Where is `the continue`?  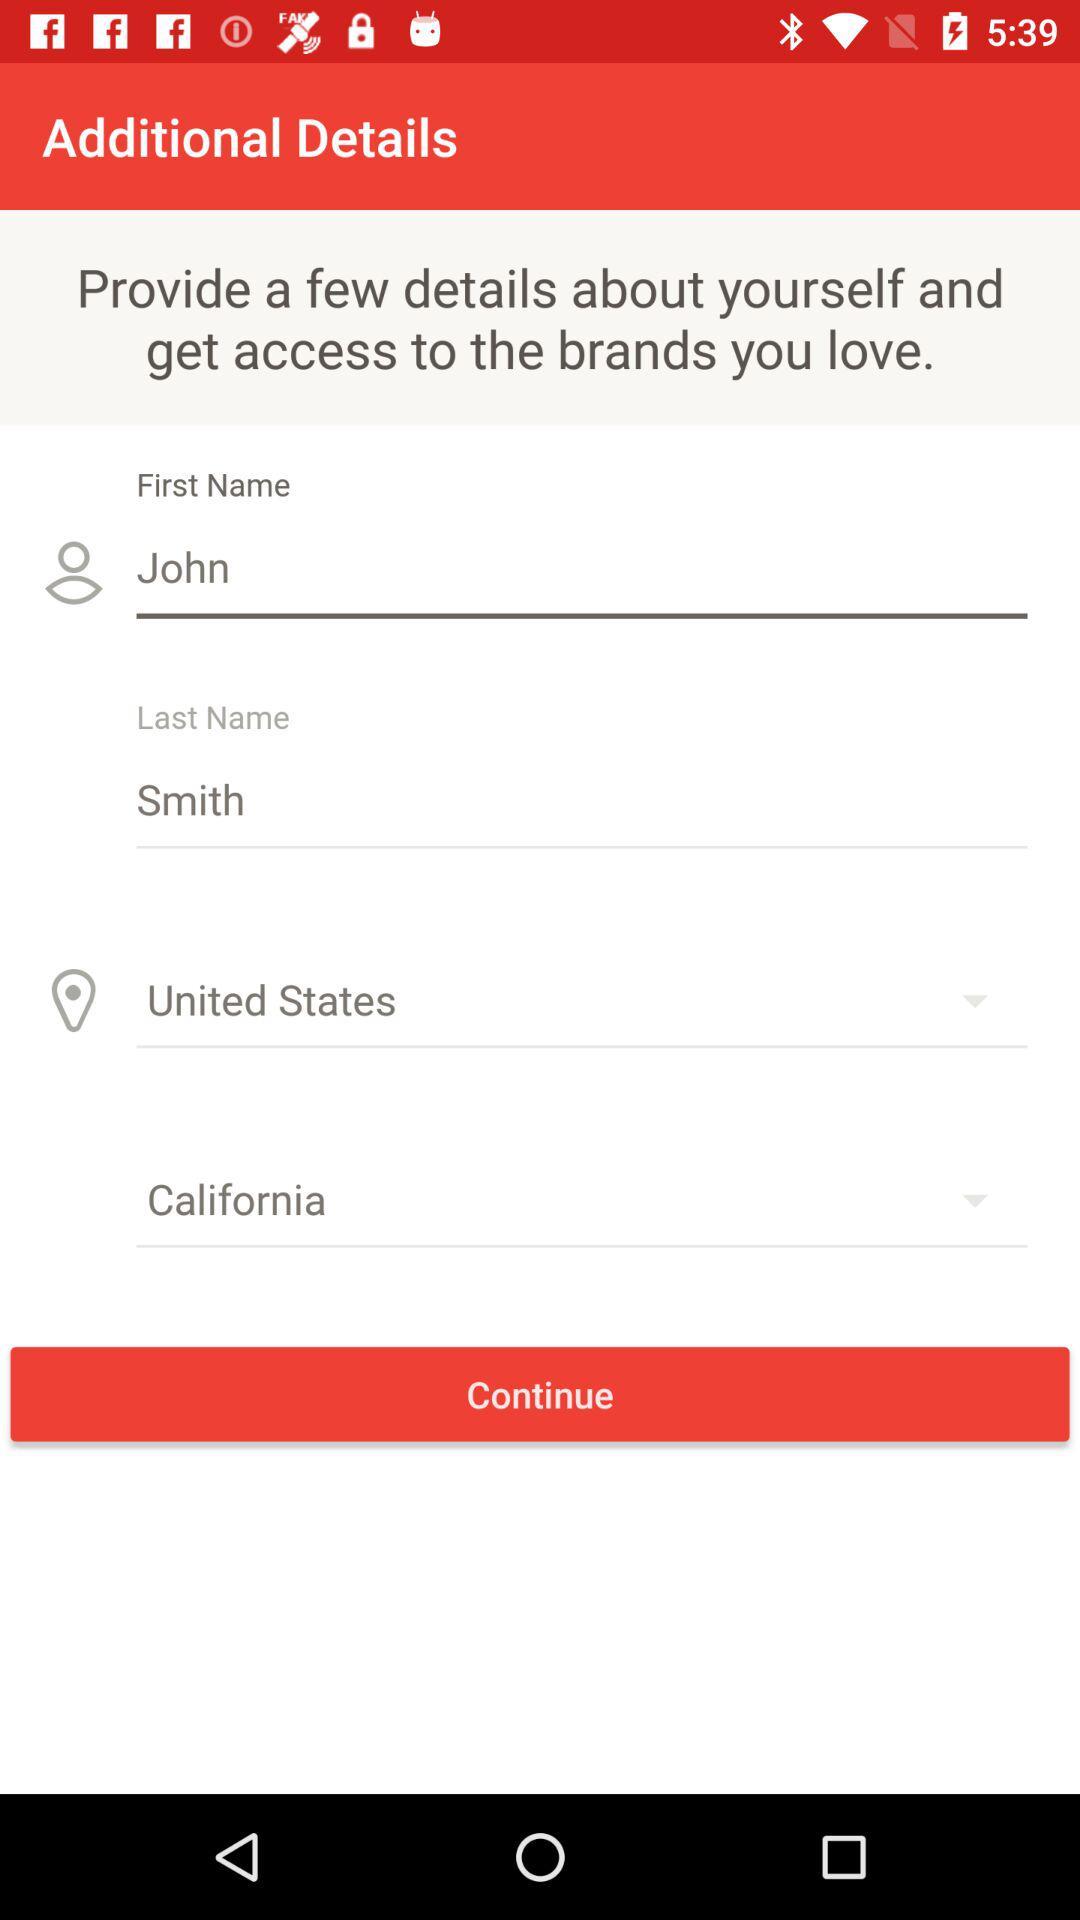 the continue is located at coordinates (540, 1393).